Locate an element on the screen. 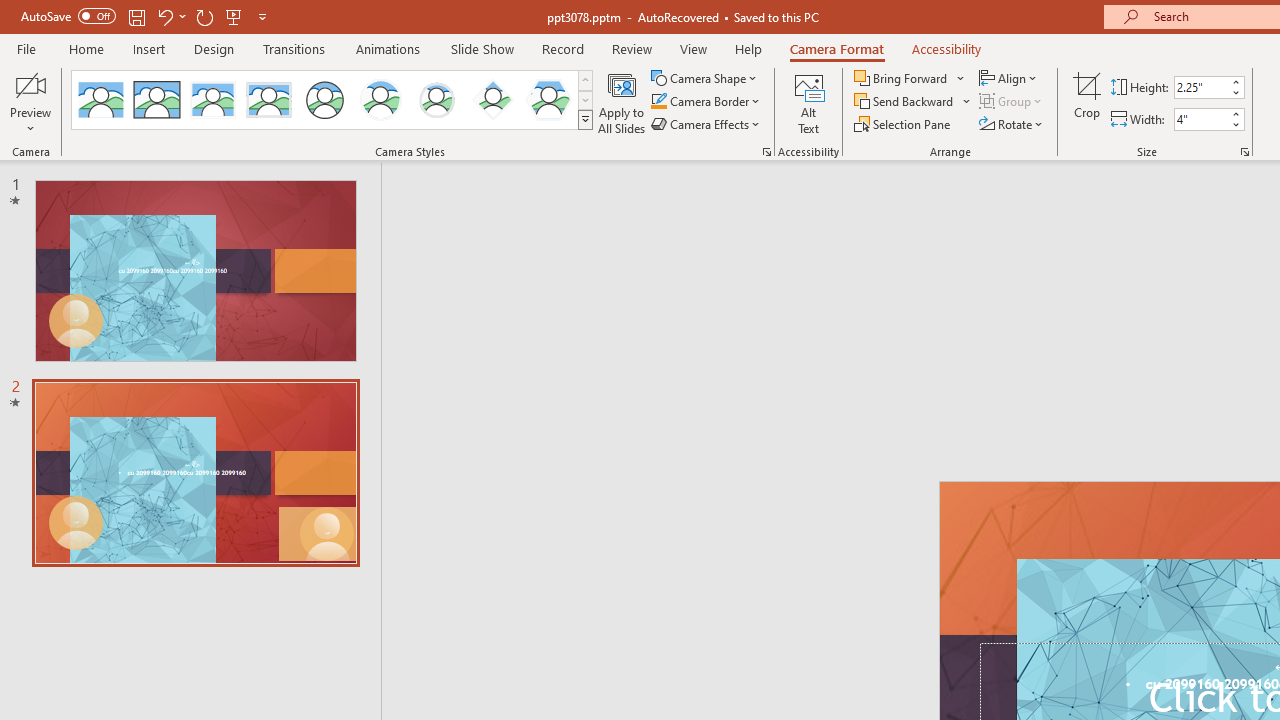 The image size is (1280, 720). 'Camera Border Green, Accent 1' is located at coordinates (658, 101).